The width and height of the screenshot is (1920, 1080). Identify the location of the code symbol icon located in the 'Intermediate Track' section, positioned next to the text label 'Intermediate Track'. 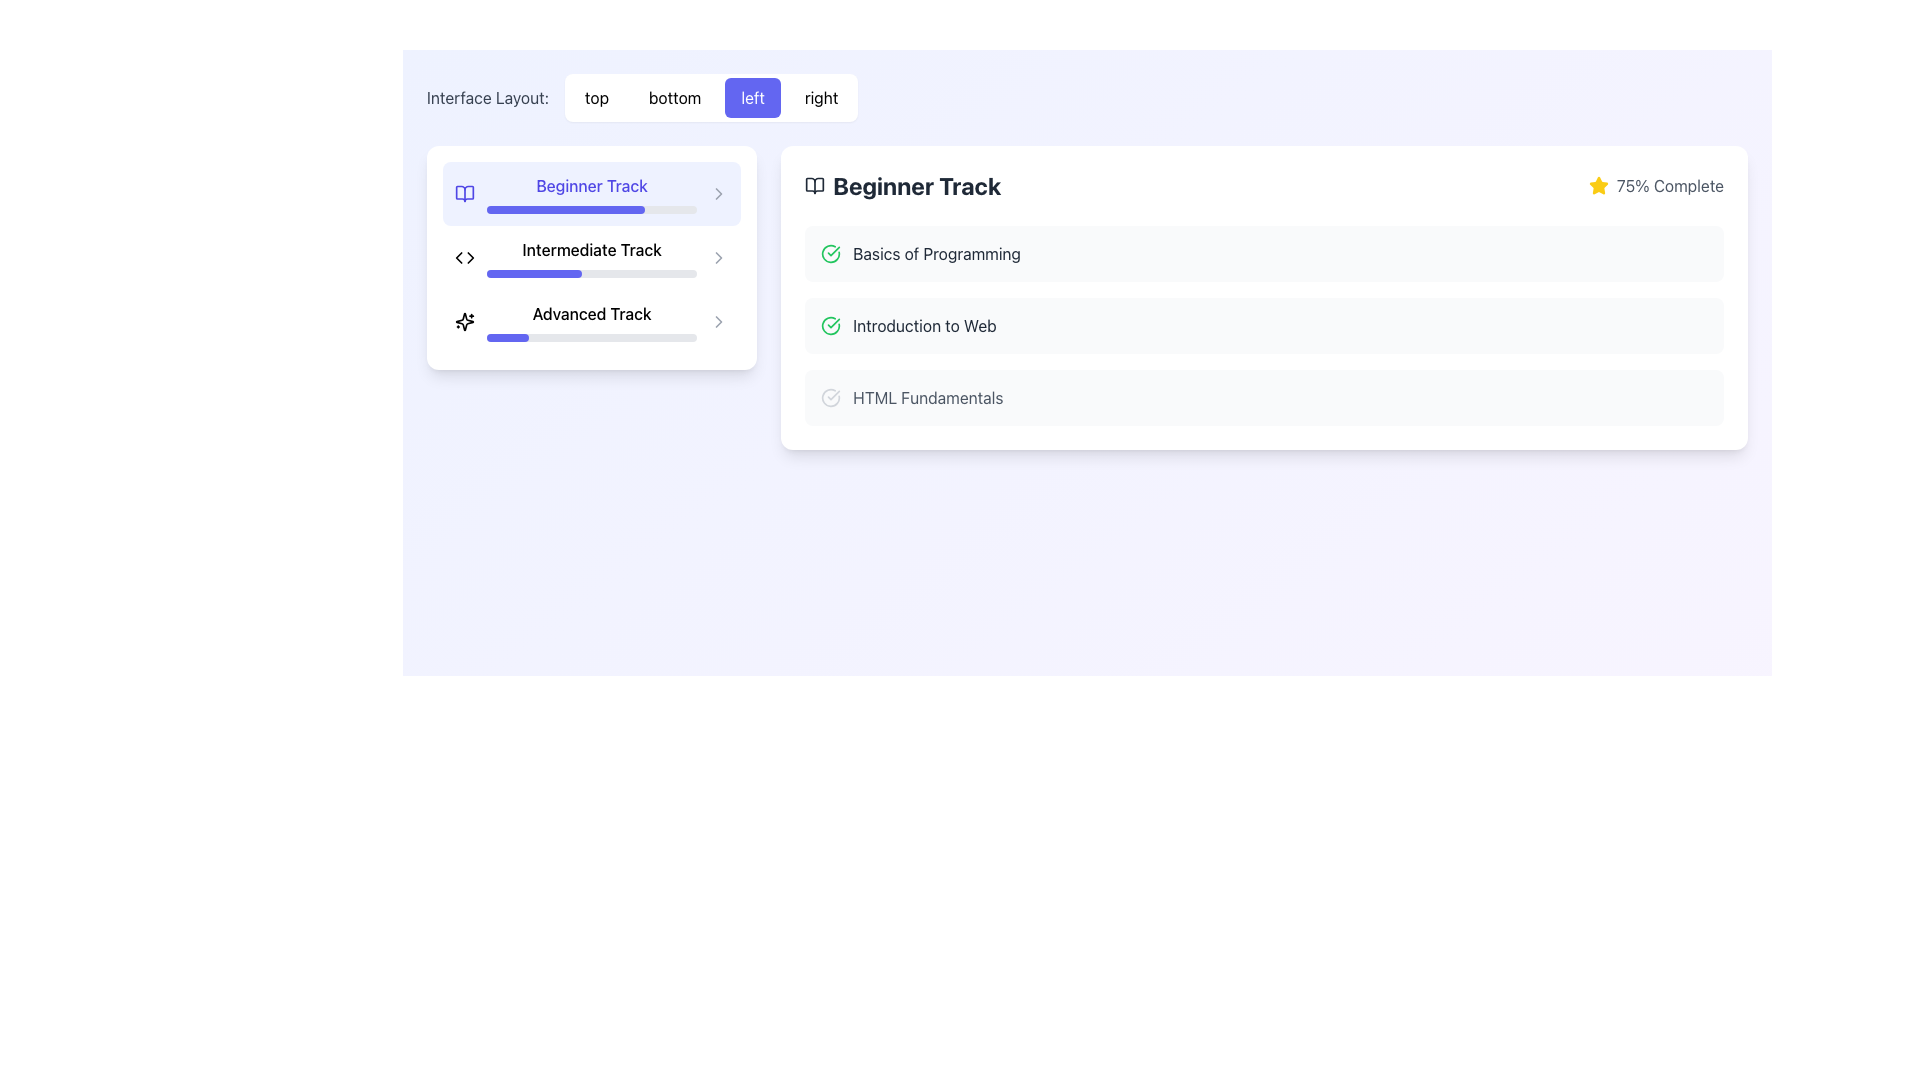
(464, 257).